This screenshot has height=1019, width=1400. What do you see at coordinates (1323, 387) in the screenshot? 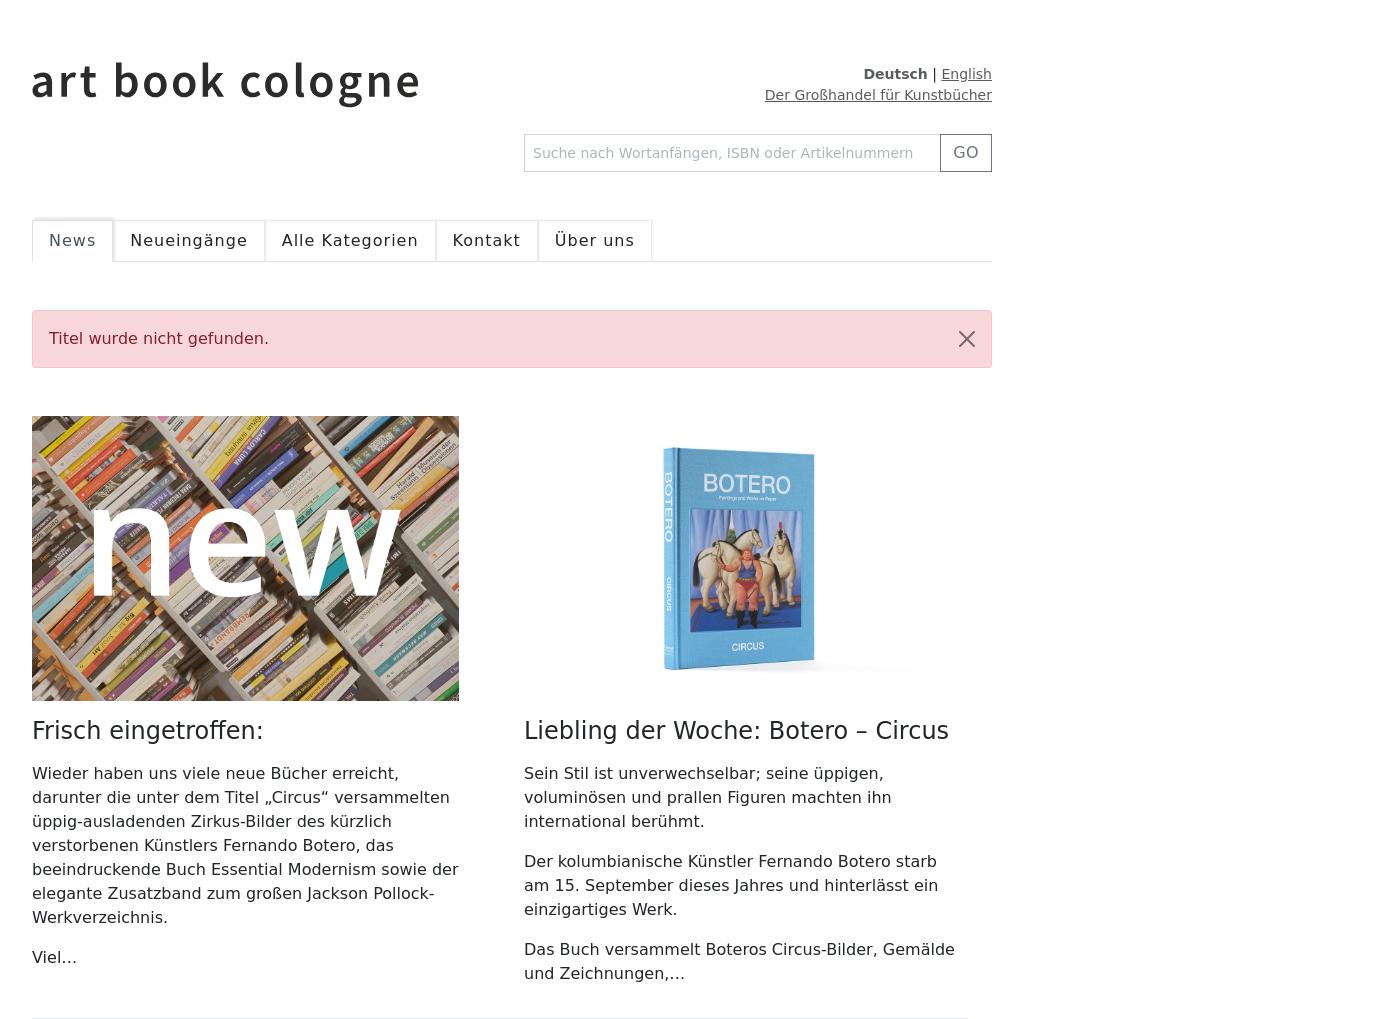
I see `'bearbeiten'` at bounding box center [1323, 387].